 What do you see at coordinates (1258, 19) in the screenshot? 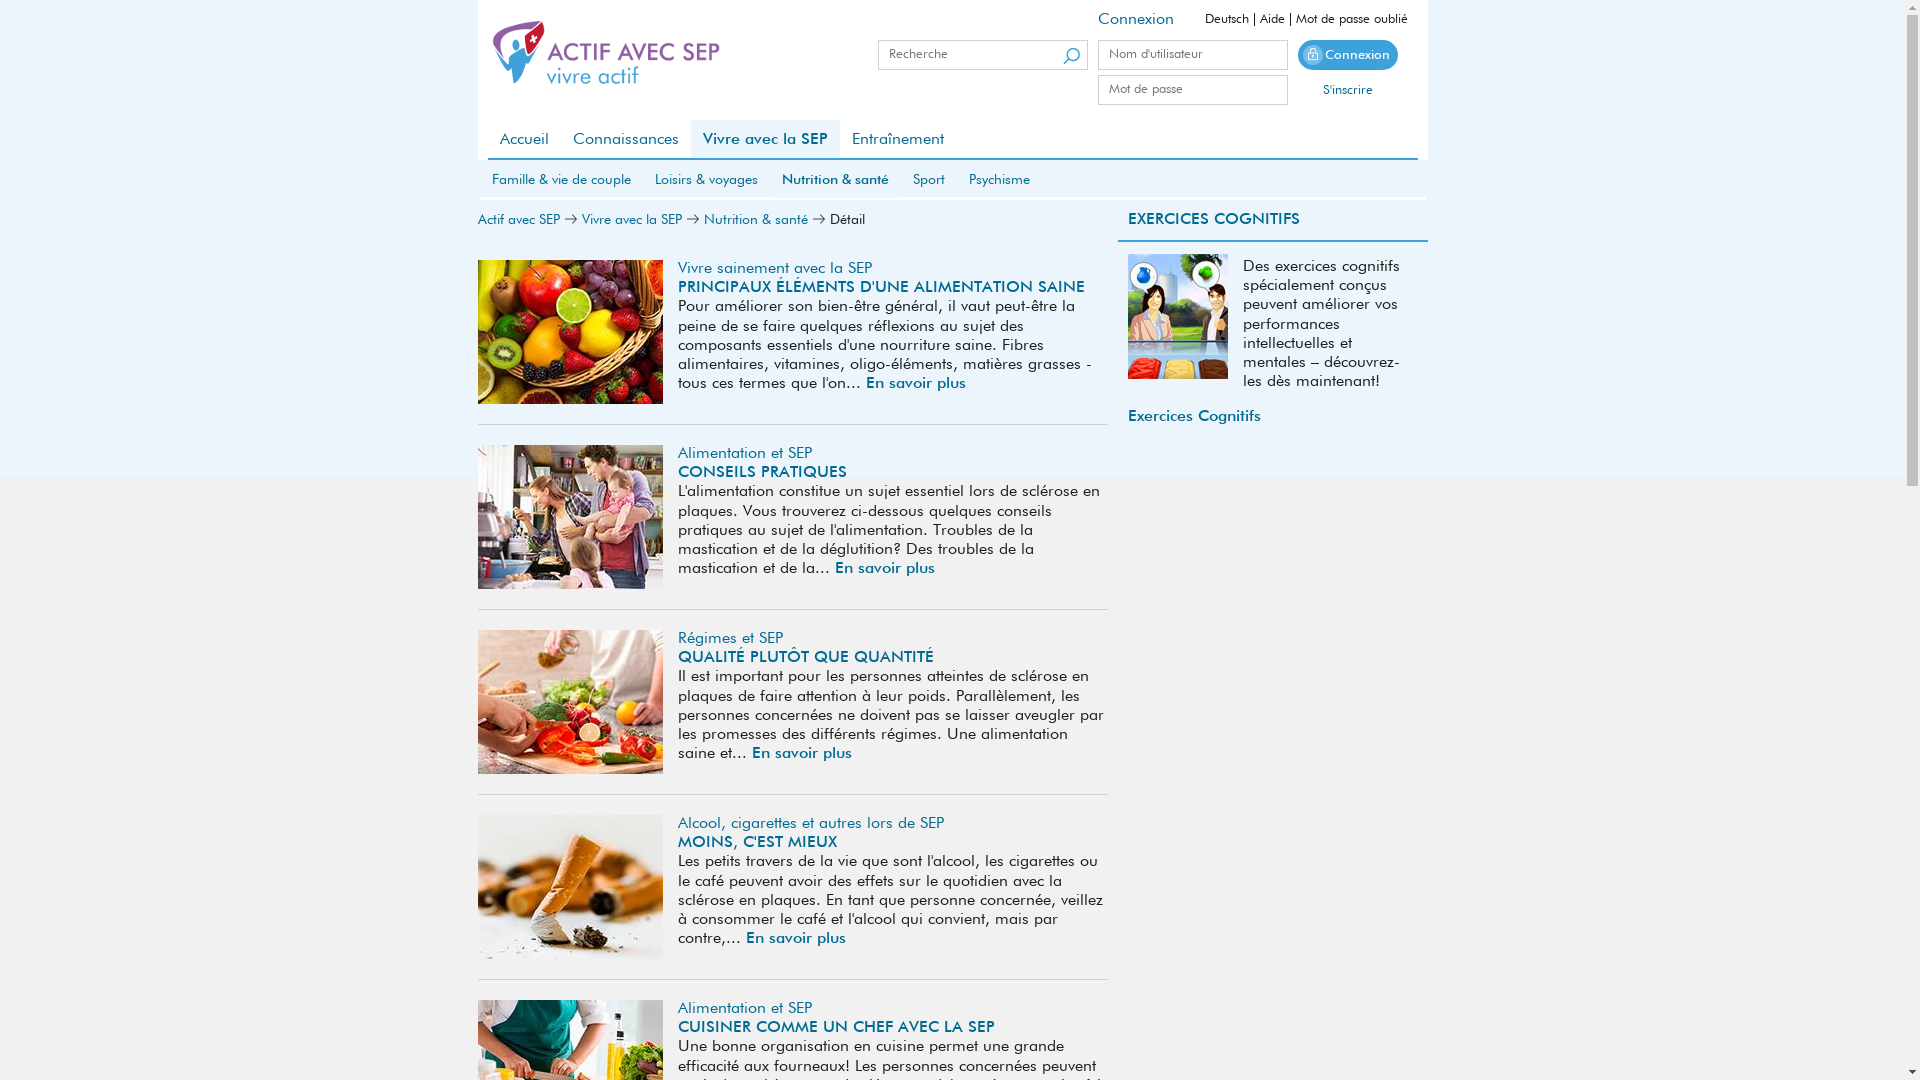
I see `'Aide'` at bounding box center [1258, 19].